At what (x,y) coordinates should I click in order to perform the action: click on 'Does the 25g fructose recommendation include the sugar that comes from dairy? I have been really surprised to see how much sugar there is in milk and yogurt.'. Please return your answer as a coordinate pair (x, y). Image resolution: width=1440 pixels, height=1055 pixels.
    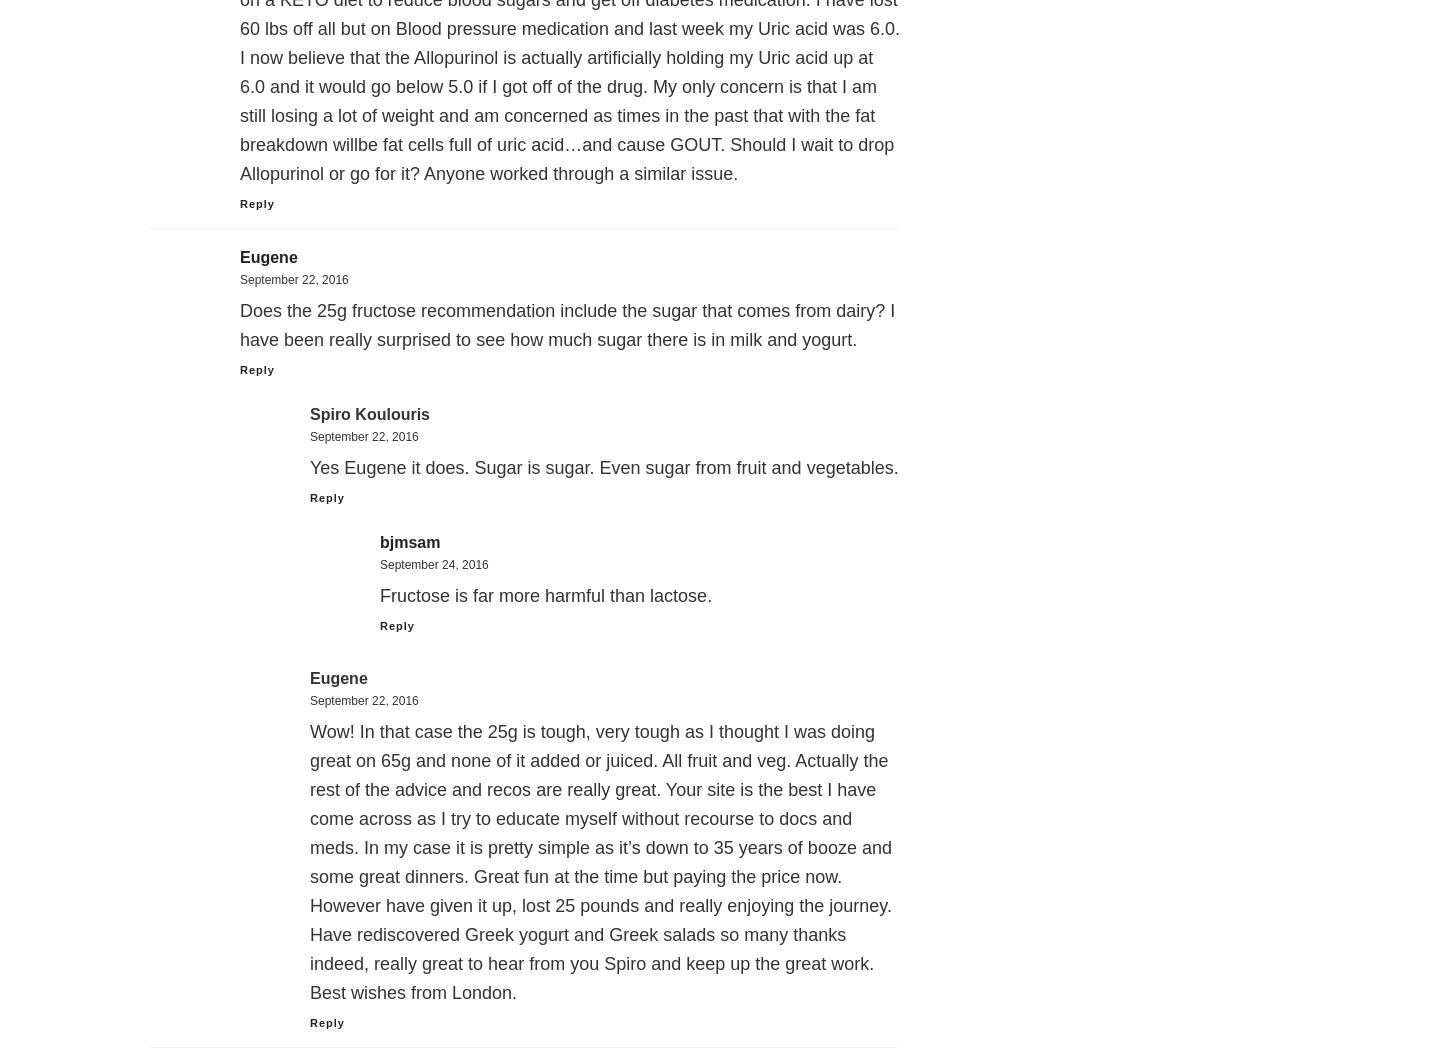
    Looking at the image, I should click on (567, 324).